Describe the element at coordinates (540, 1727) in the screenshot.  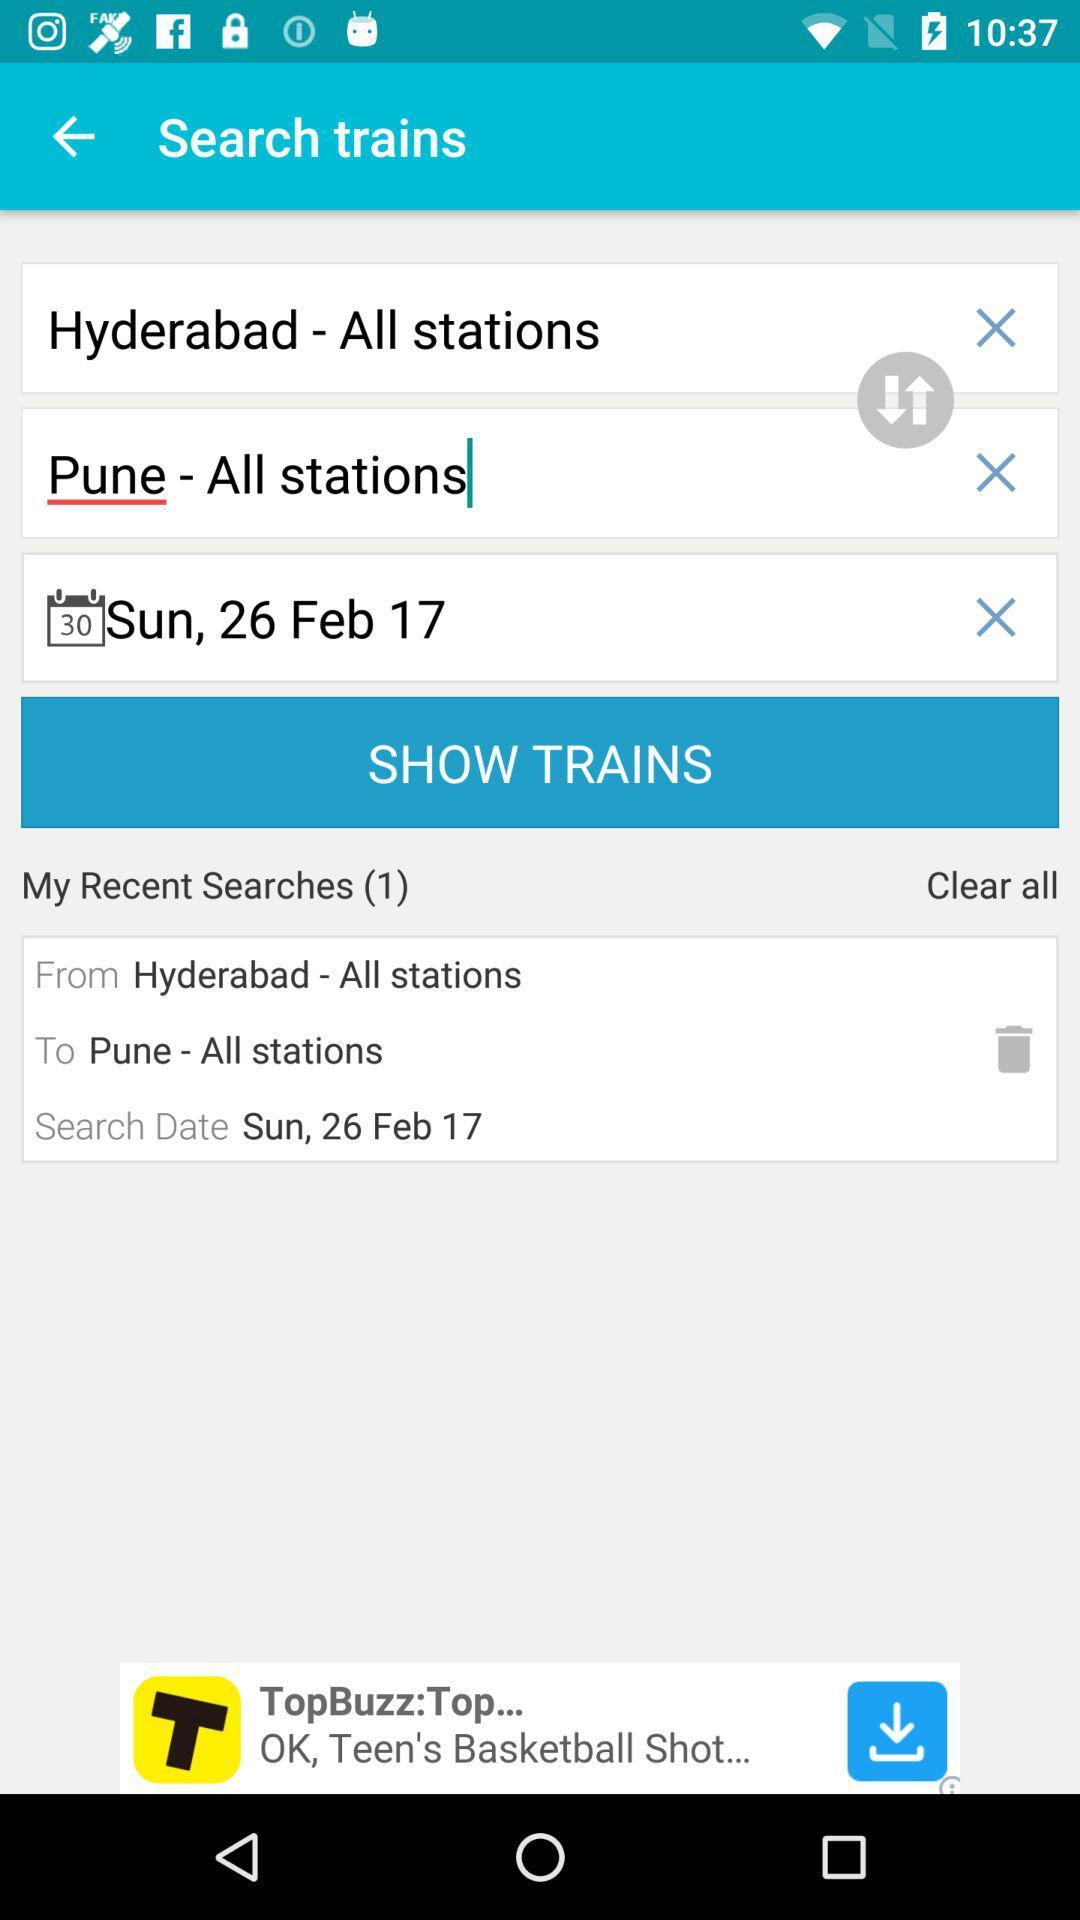
I see `advertisement banner` at that location.